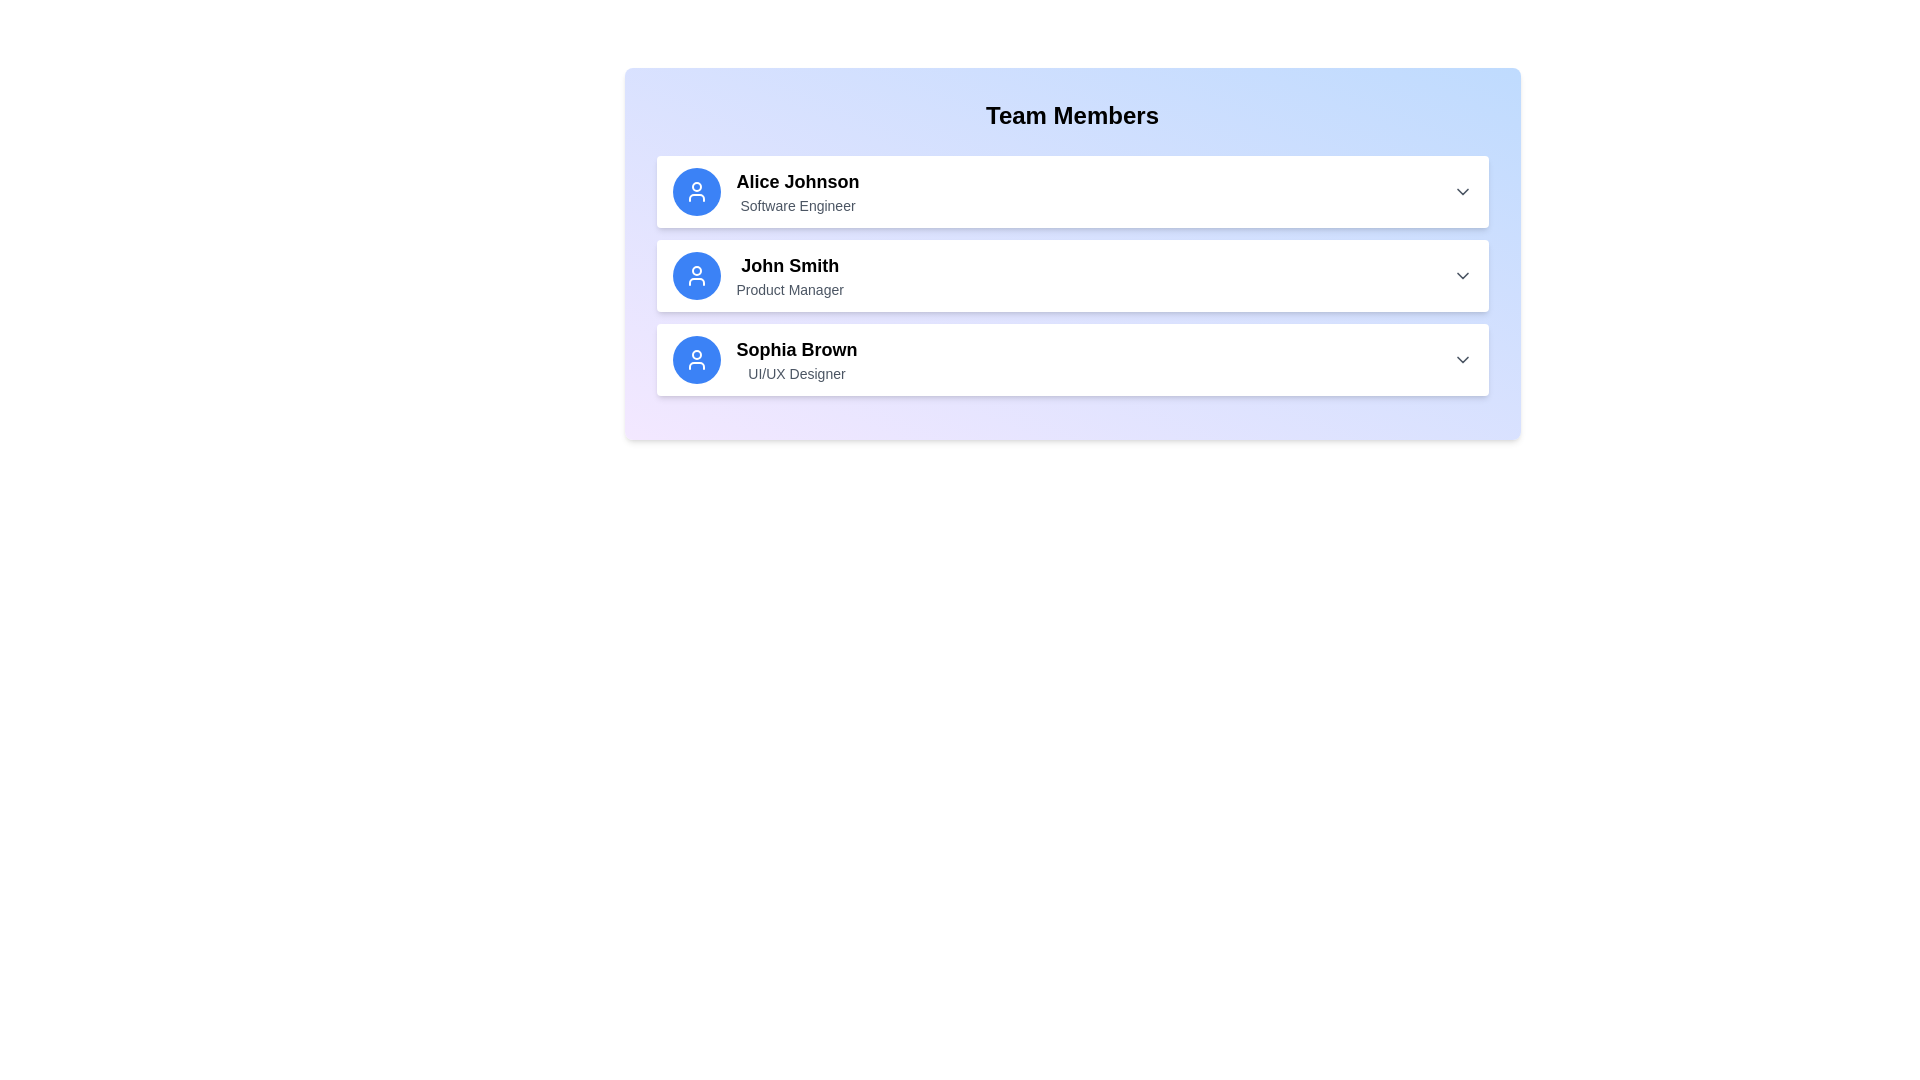 The width and height of the screenshot is (1920, 1080). I want to click on the dropdown toggle button (chevron) located on the far right of the row containing 'John Smith' and 'Product Manager', so click(1462, 276).